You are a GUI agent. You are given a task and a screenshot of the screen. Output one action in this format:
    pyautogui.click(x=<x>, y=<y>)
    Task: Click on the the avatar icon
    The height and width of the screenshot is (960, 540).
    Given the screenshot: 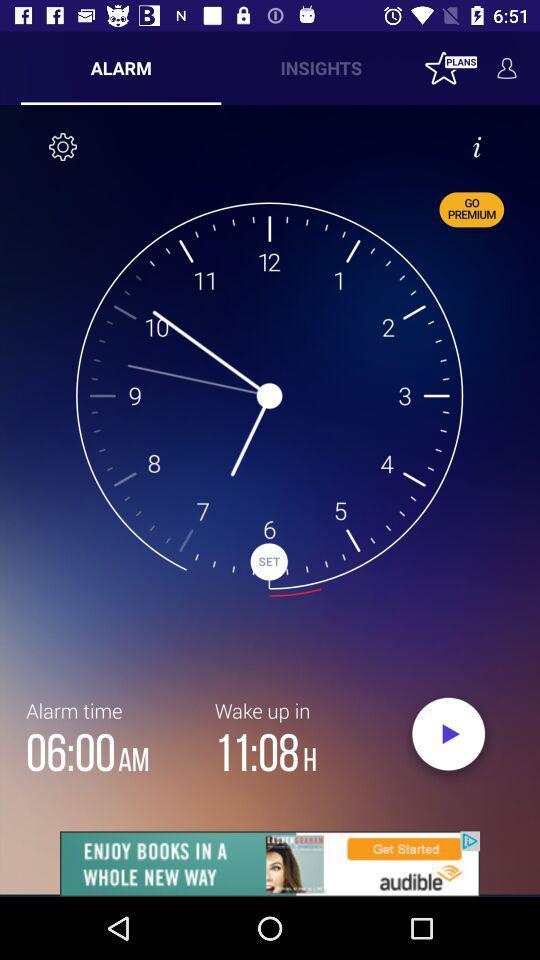 What is the action you would take?
    pyautogui.click(x=507, y=68)
    